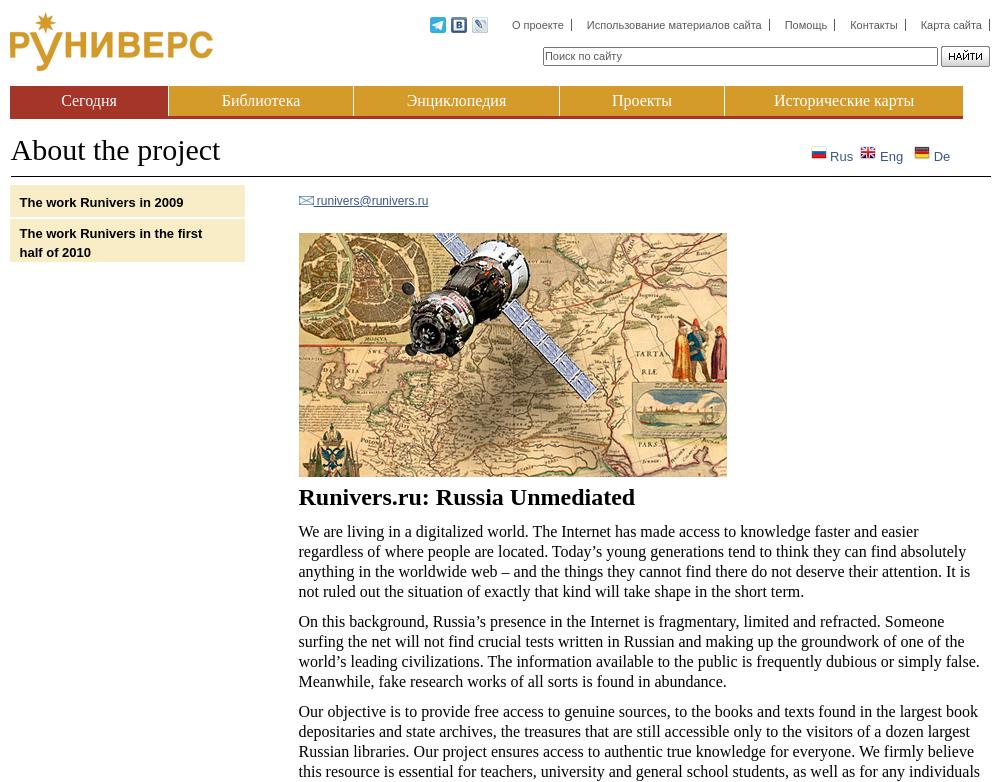 Image resolution: width=1000 pixels, height=782 pixels. I want to click on 'The work Runivers in the first half of 2010', so click(109, 241).